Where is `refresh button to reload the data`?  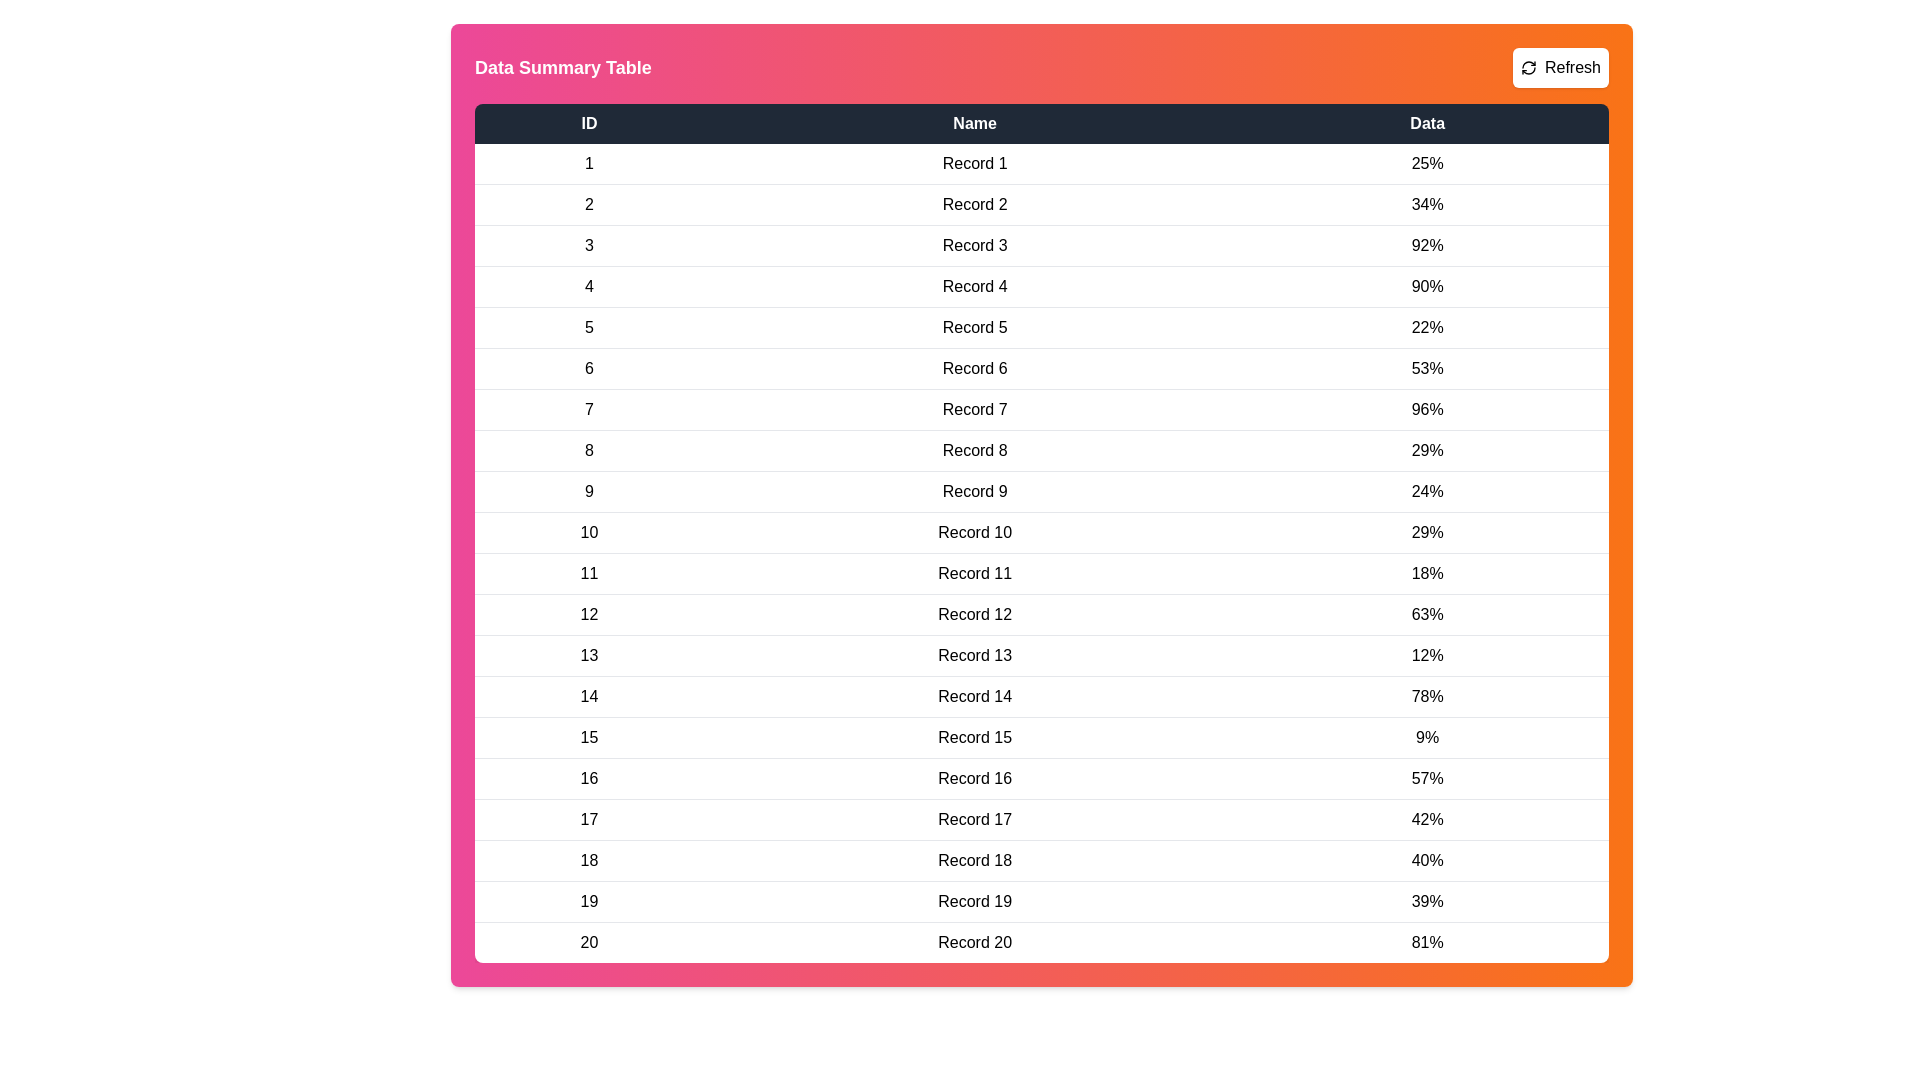 refresh button to reload the data is located at coordinates (1559, 67).